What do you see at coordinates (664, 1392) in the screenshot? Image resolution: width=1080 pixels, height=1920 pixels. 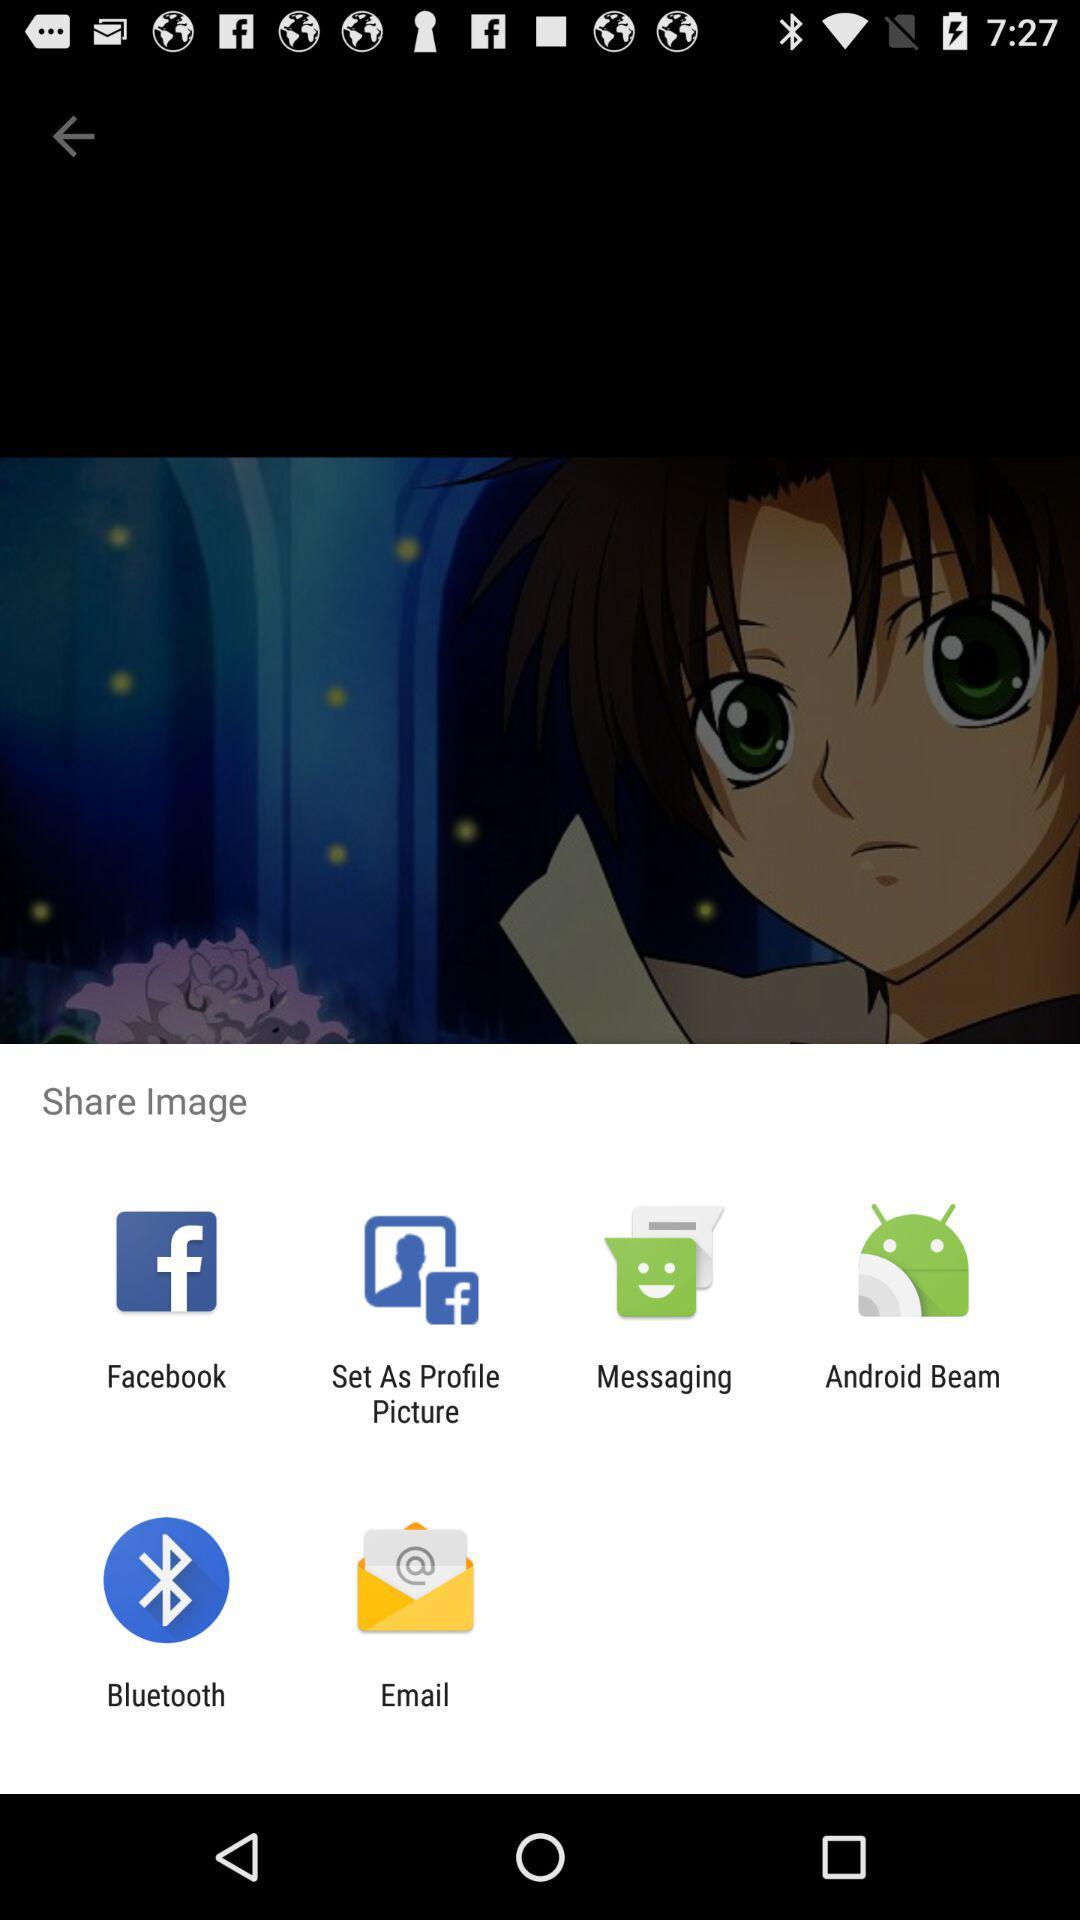 I see `the icon next to the android beam app` at bounding box center [664, 1392].